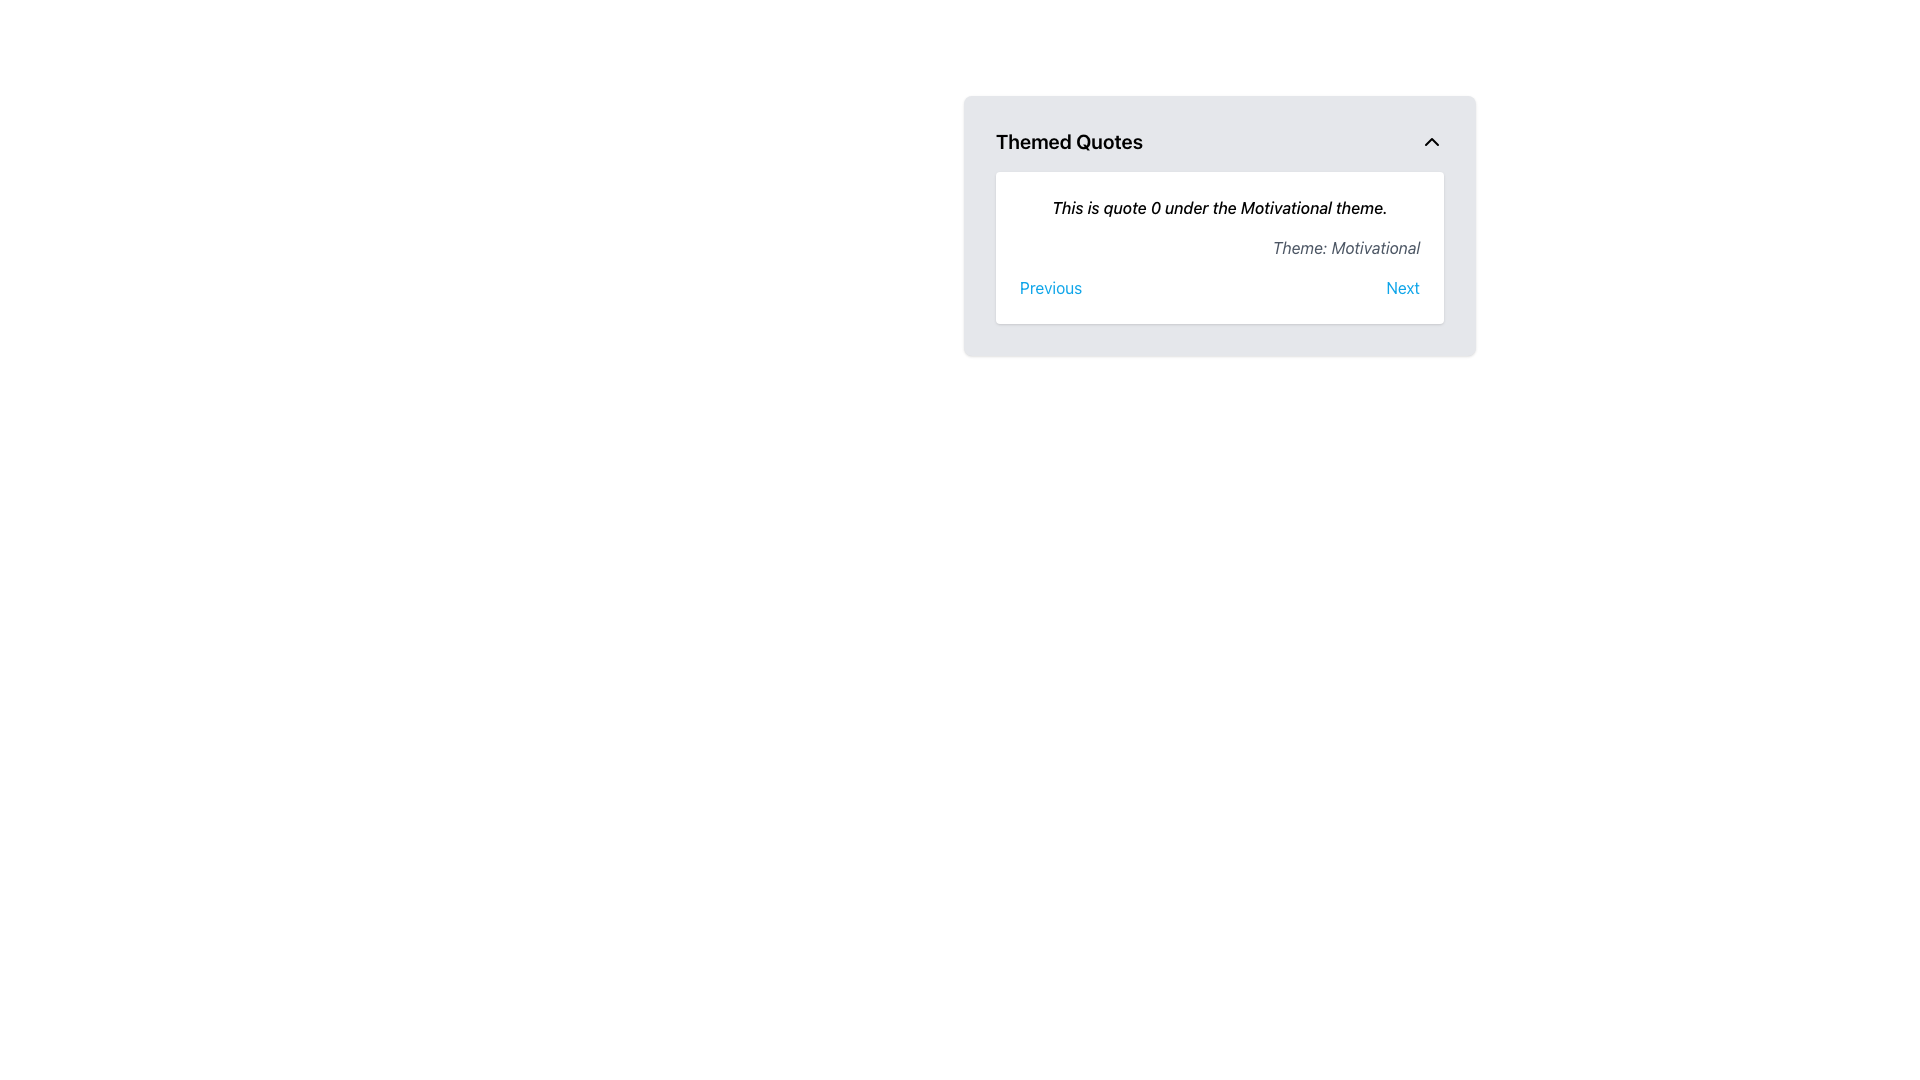 Image resolution: width=1920 pixels, height=1080 pixels. I want to click on the 'Previous' button located at the bottom left of the main content box, so click(1050, 288).